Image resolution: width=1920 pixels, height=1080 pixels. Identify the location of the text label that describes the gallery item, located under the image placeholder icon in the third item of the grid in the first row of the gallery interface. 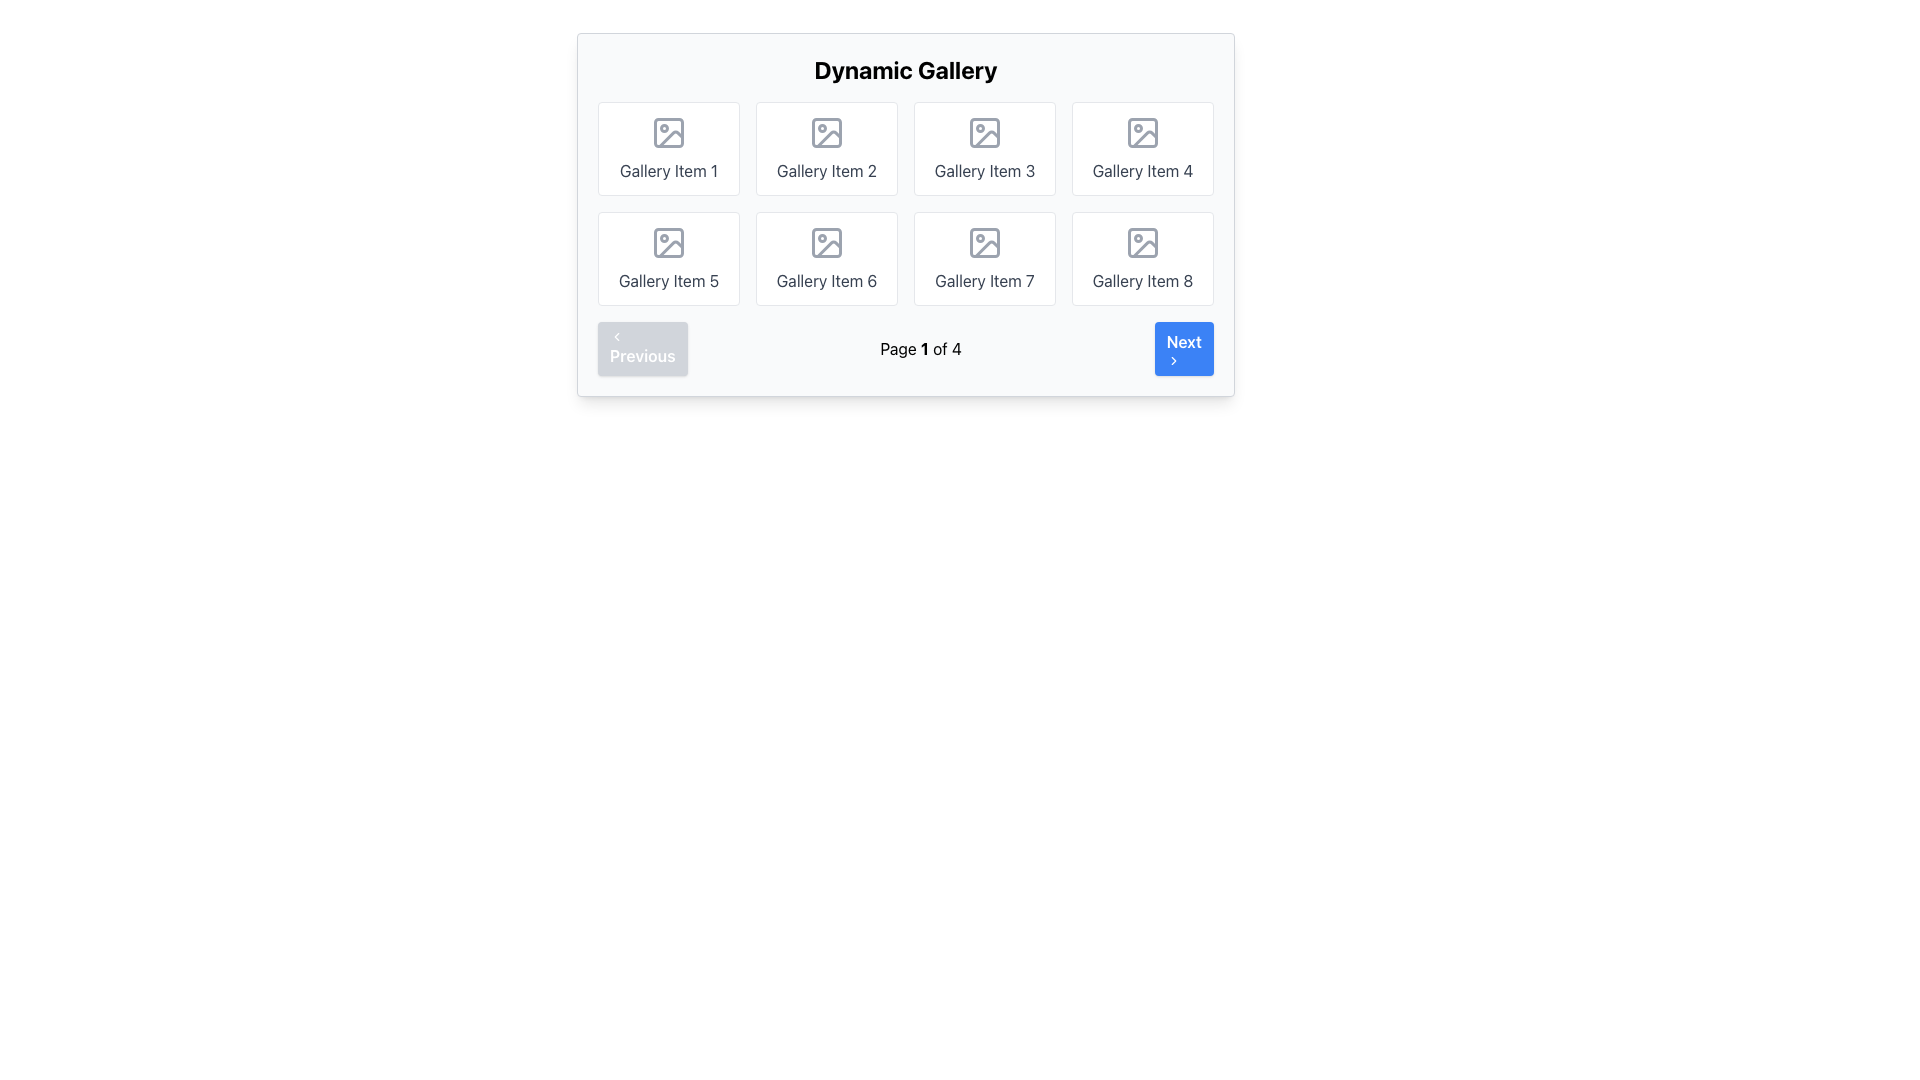
(984, 169).